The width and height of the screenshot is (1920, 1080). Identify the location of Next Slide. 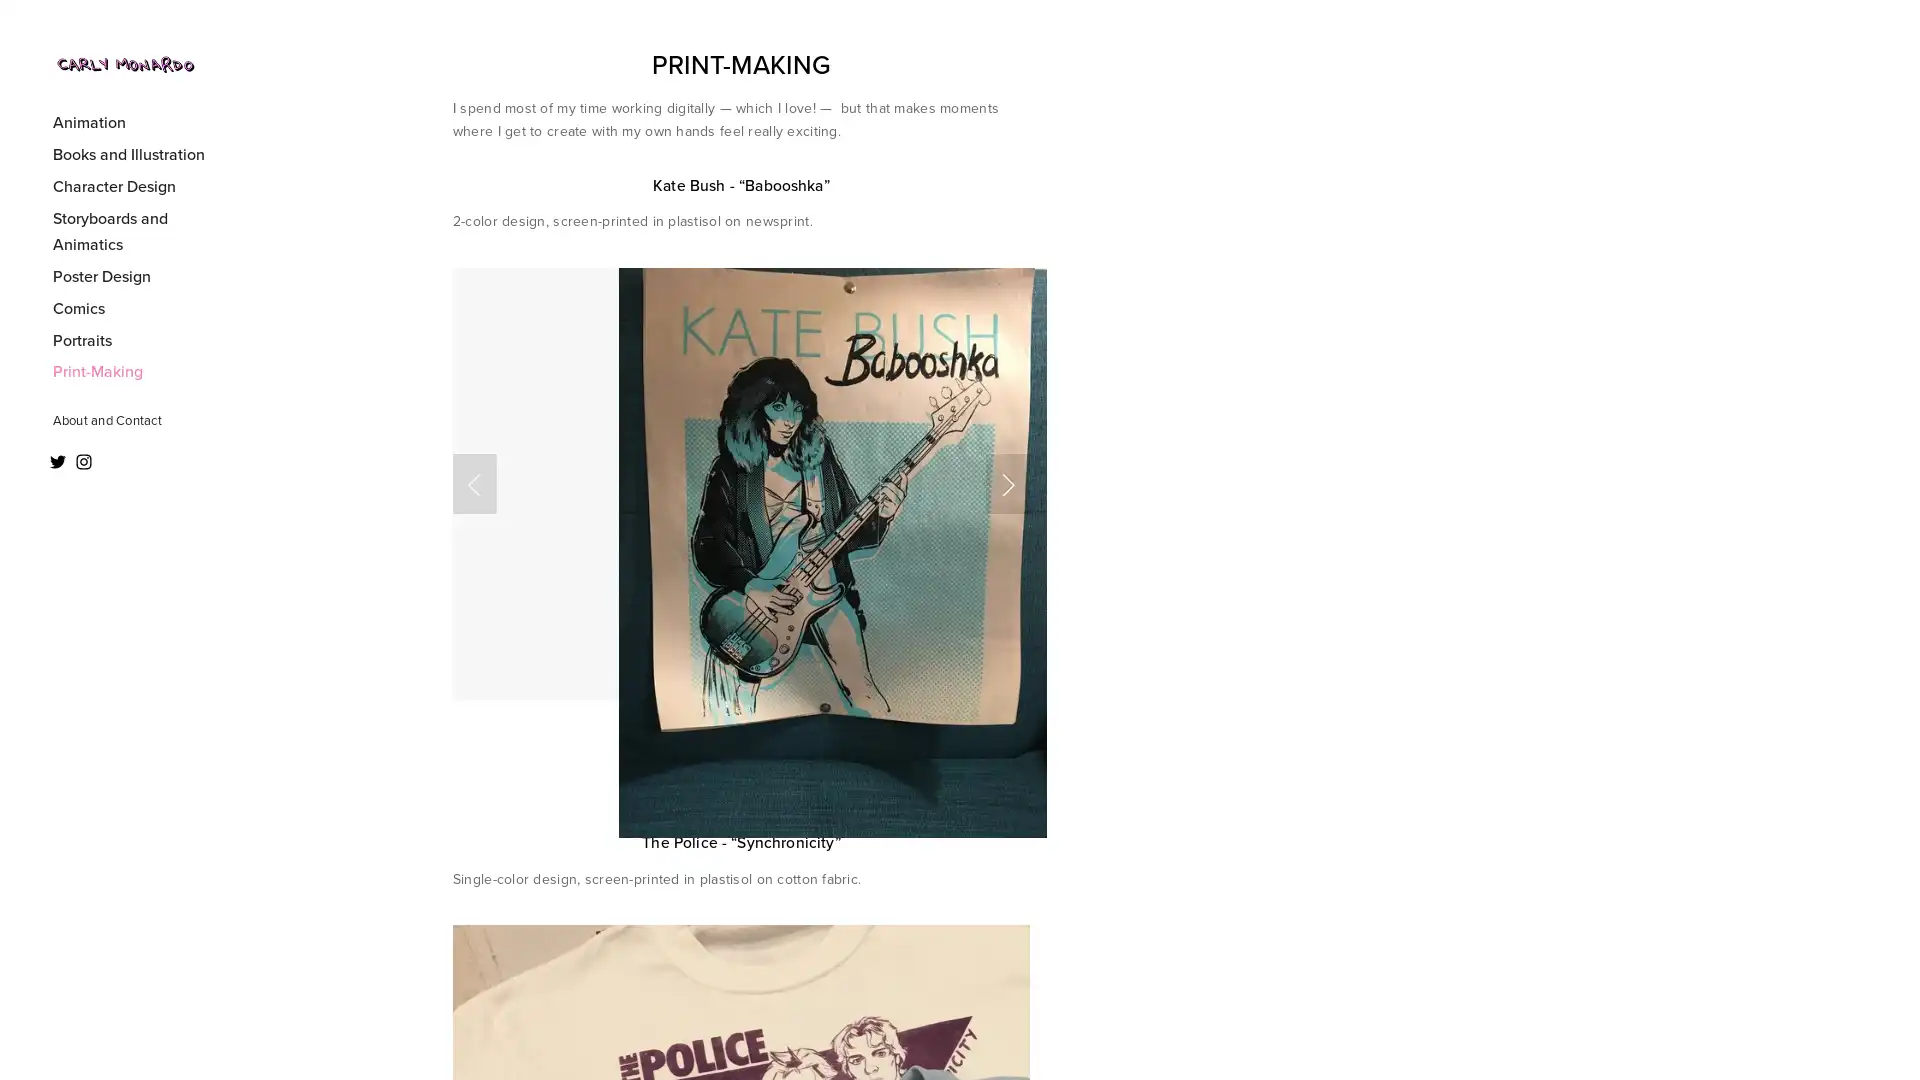
(1008, 483).